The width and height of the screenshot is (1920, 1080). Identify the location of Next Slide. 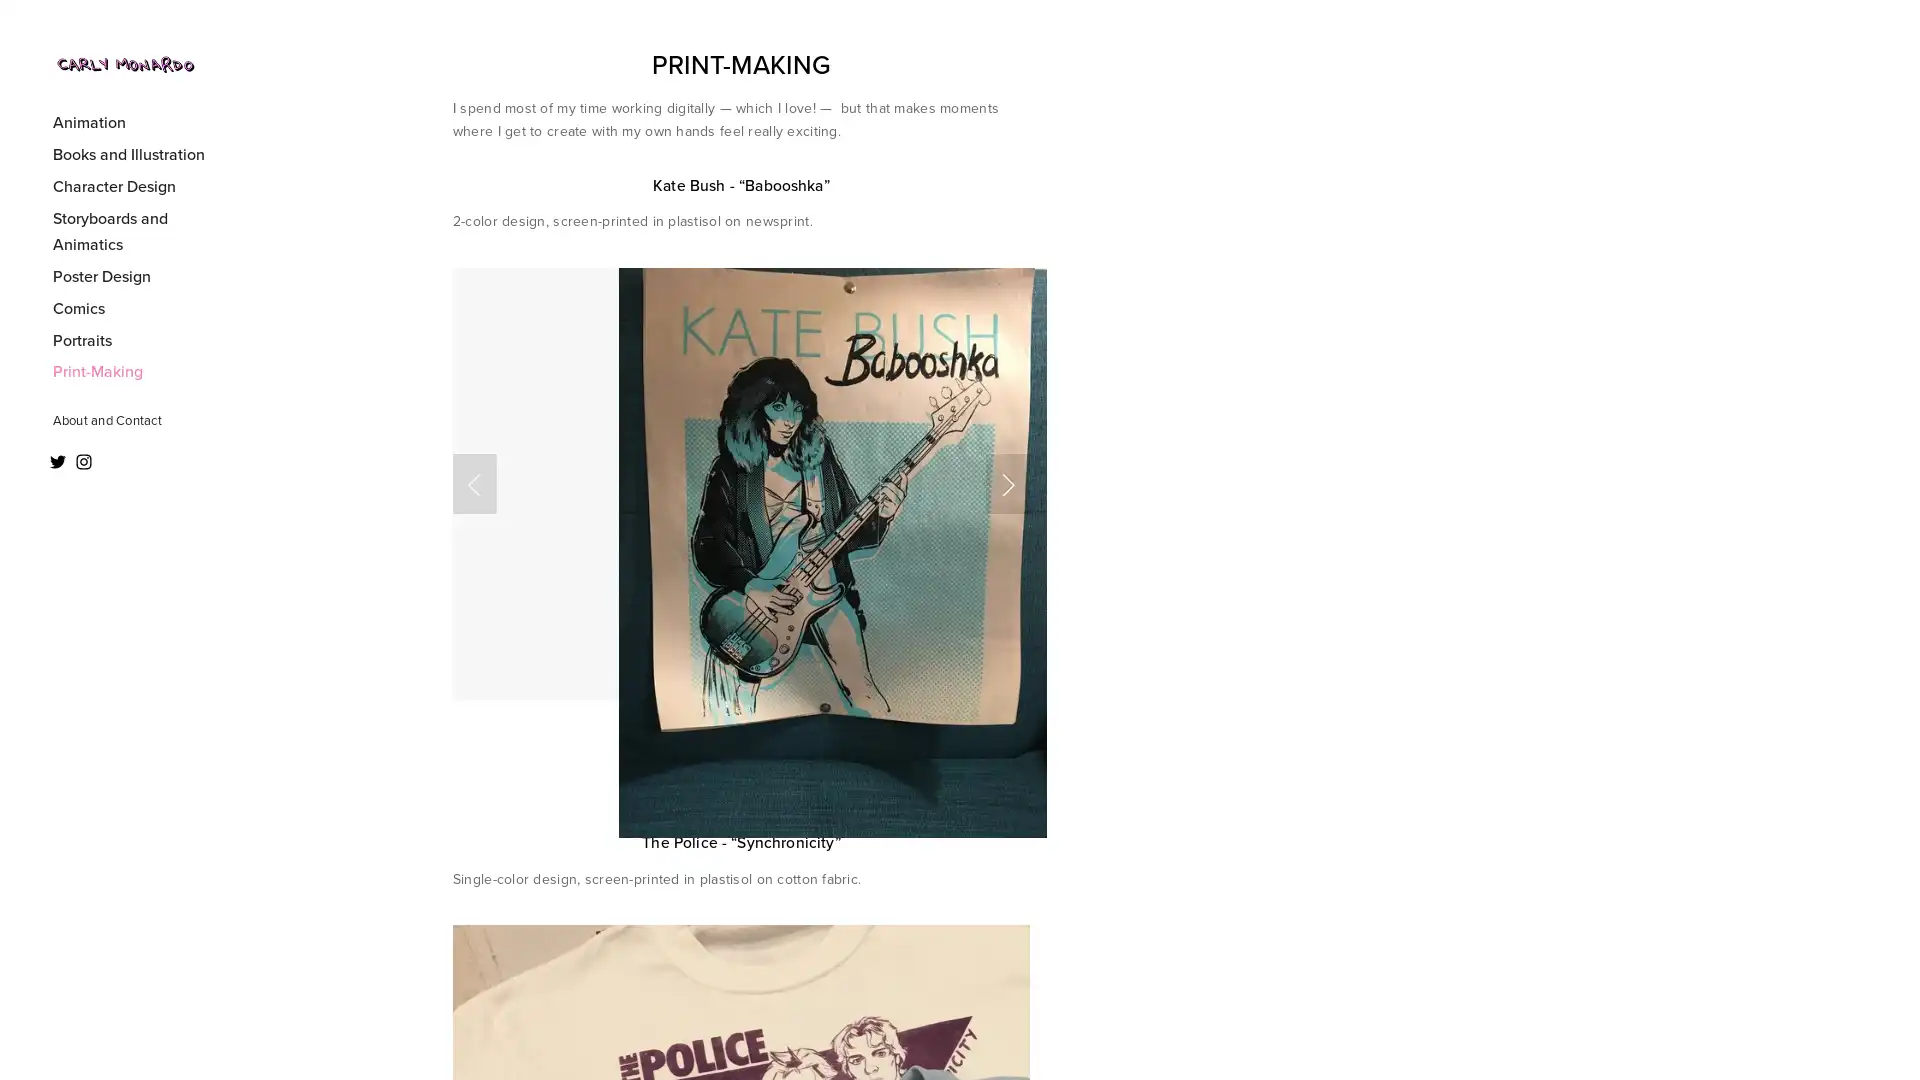
(1008, 483).